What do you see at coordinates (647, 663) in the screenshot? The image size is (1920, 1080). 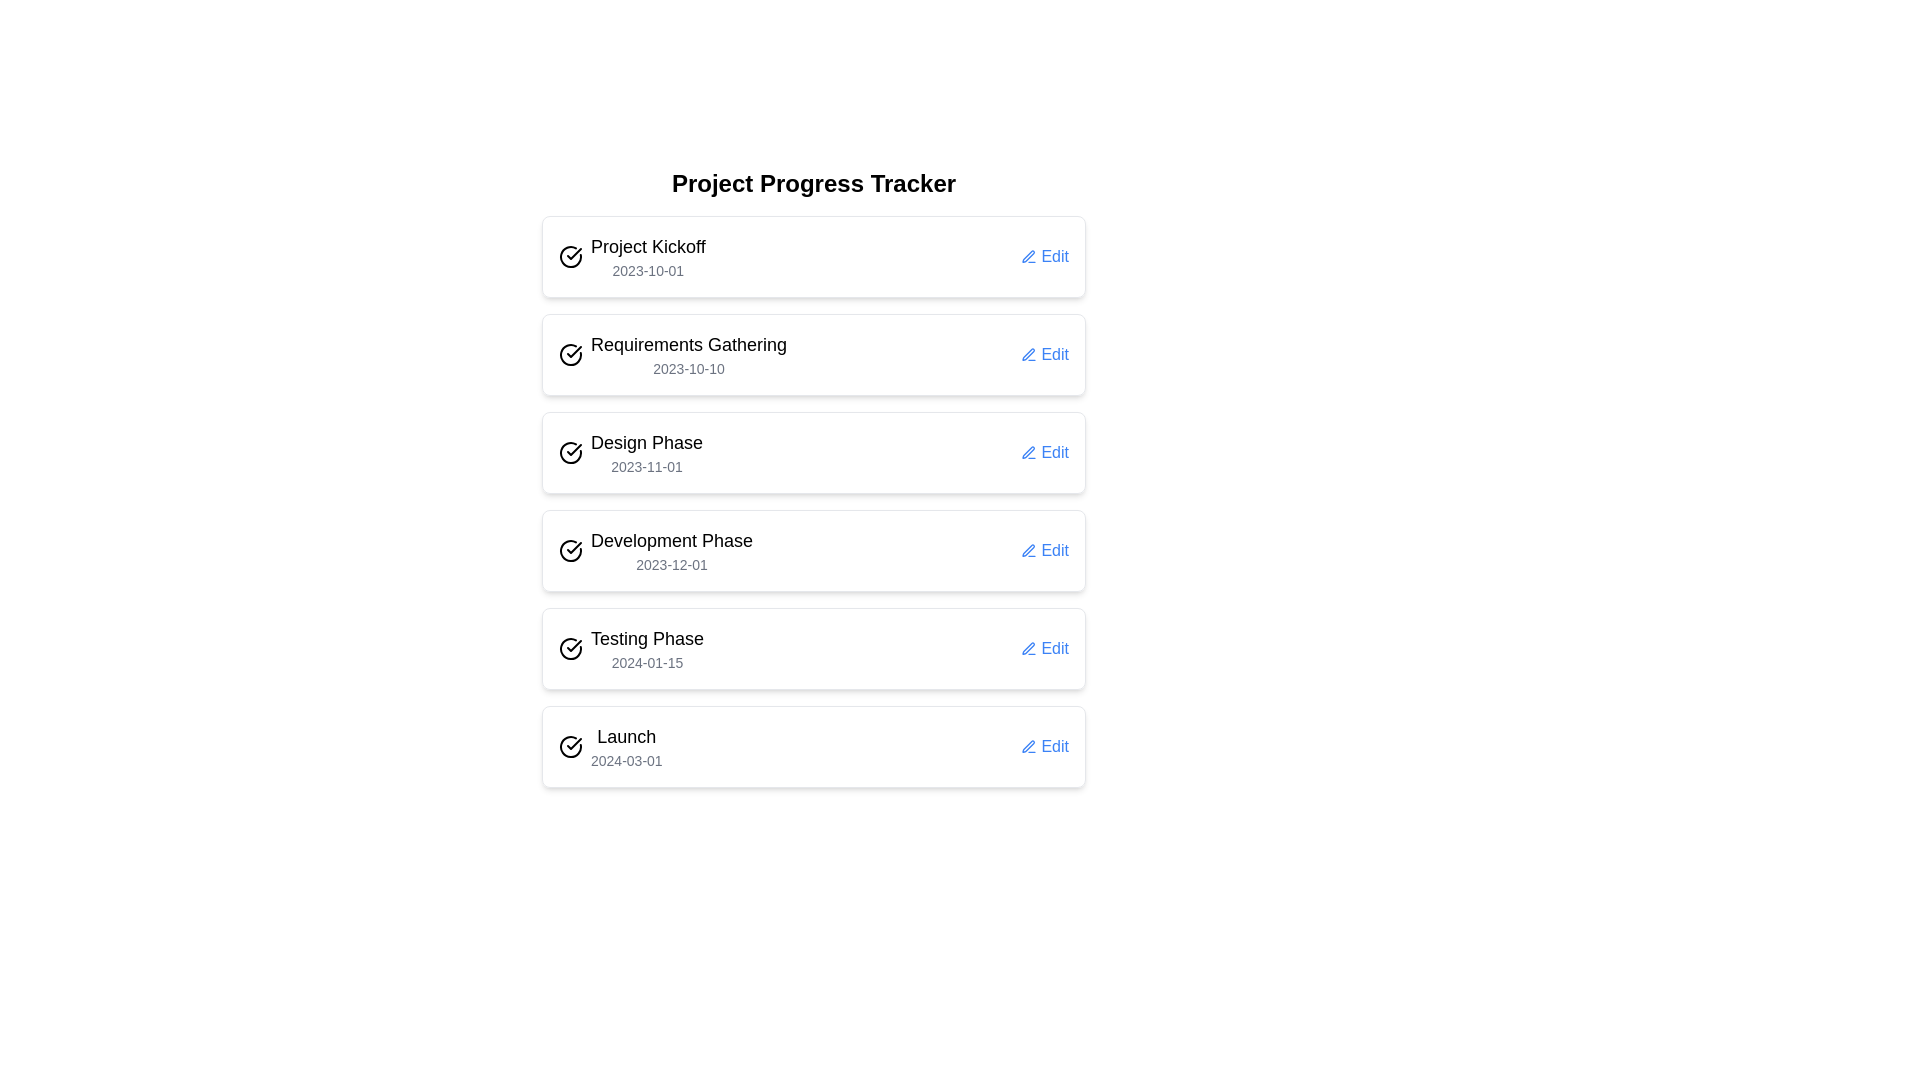 I see `the textual label displaying '2024-01-15', which is located under 'Testing Phase' in the list-like interface` at bounding box center [647, 663].